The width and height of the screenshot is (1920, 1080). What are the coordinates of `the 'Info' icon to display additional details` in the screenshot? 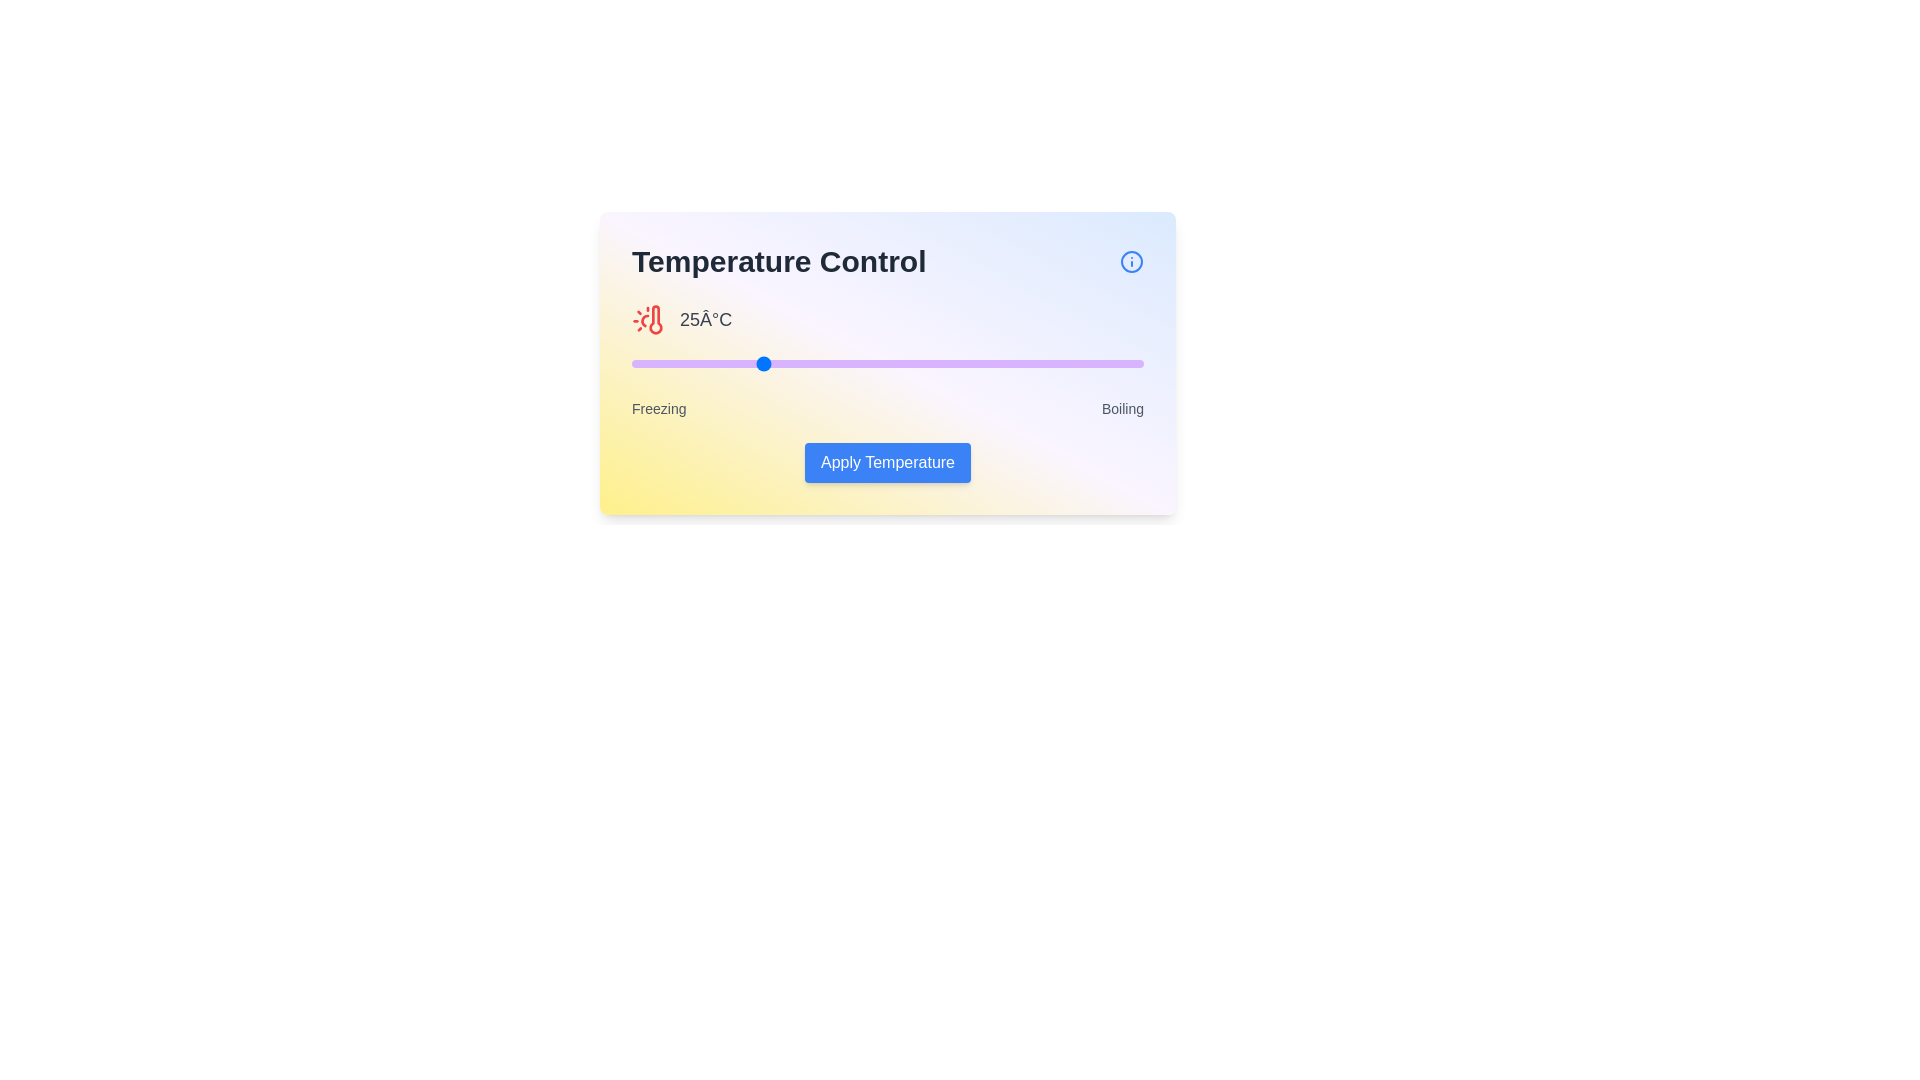 It's located at (1132, 261).